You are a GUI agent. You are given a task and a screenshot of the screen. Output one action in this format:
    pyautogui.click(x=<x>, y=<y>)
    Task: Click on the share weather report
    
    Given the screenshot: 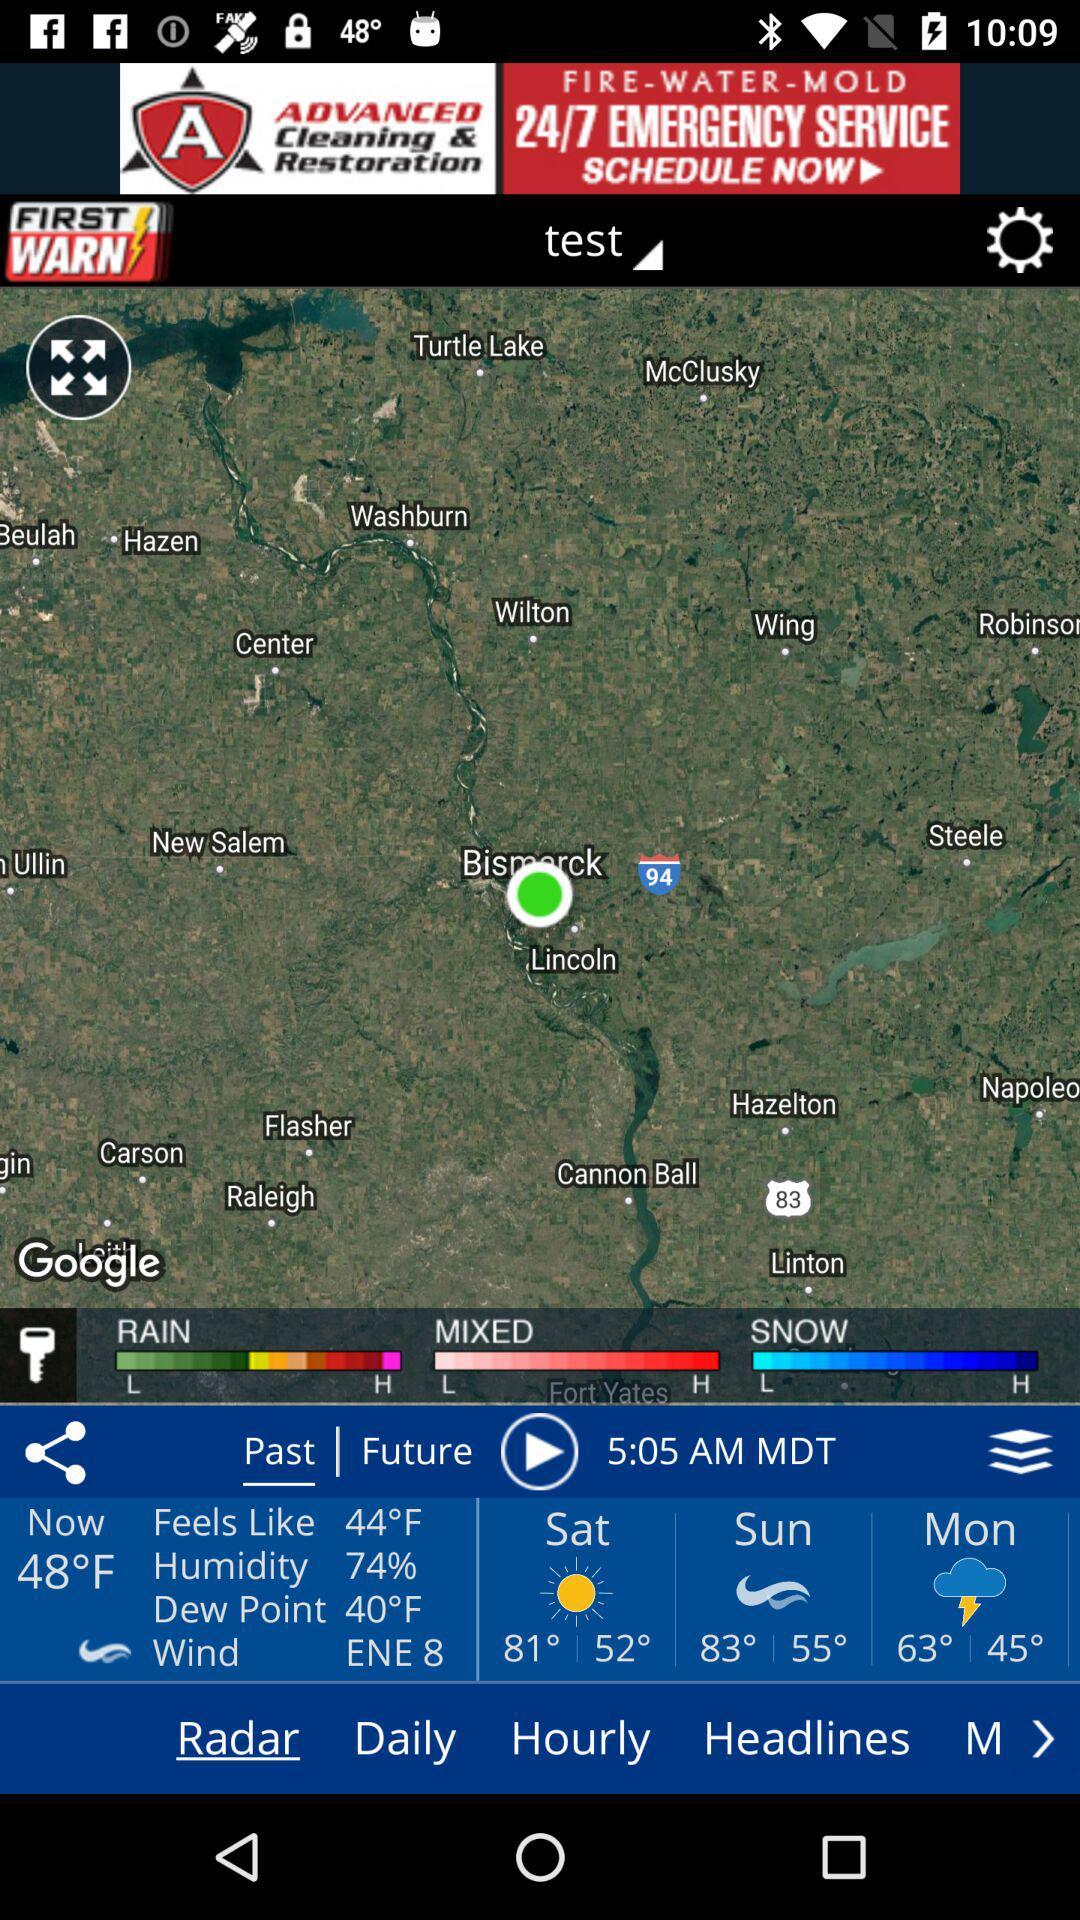 What is the action you would take?
    pyautogui.click(x=58, y=1451)
    